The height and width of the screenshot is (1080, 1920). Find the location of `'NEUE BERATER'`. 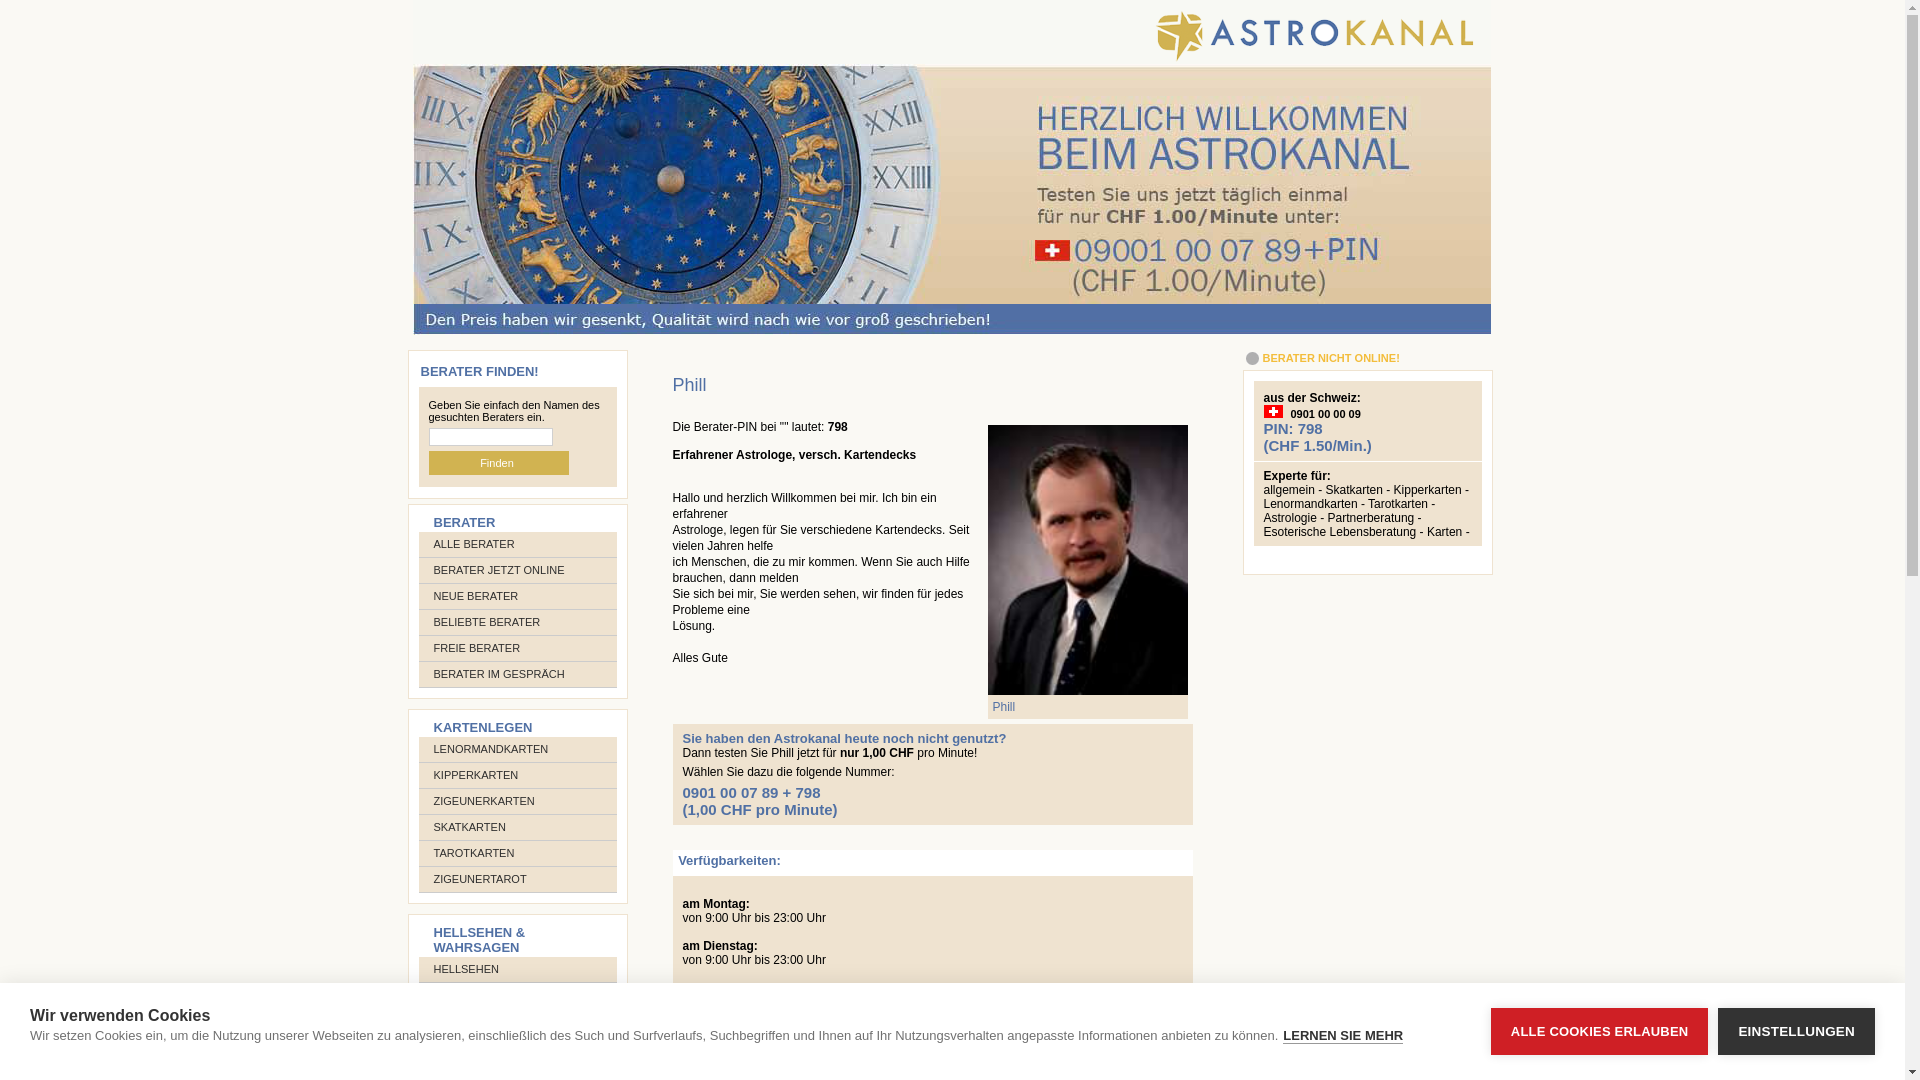

'NEUE BERATER' is located at coordinates (432, 595).